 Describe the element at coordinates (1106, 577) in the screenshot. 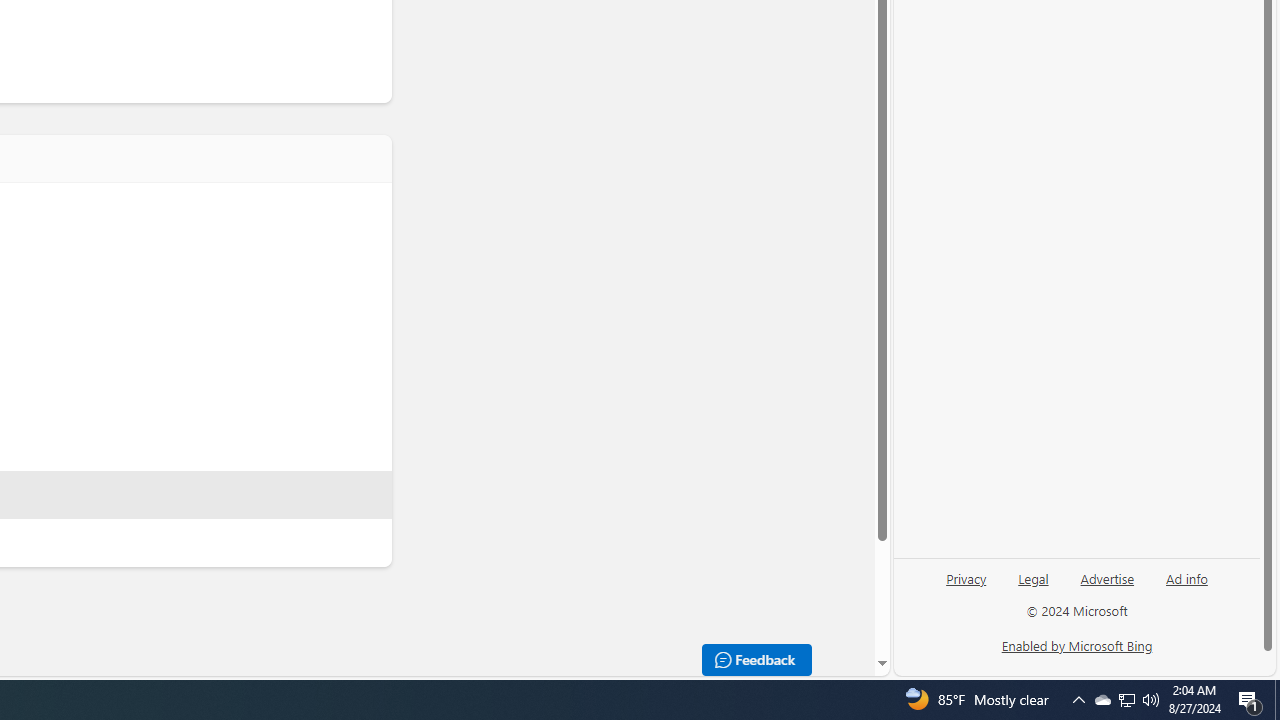

I see `'Advertise'` at that location.